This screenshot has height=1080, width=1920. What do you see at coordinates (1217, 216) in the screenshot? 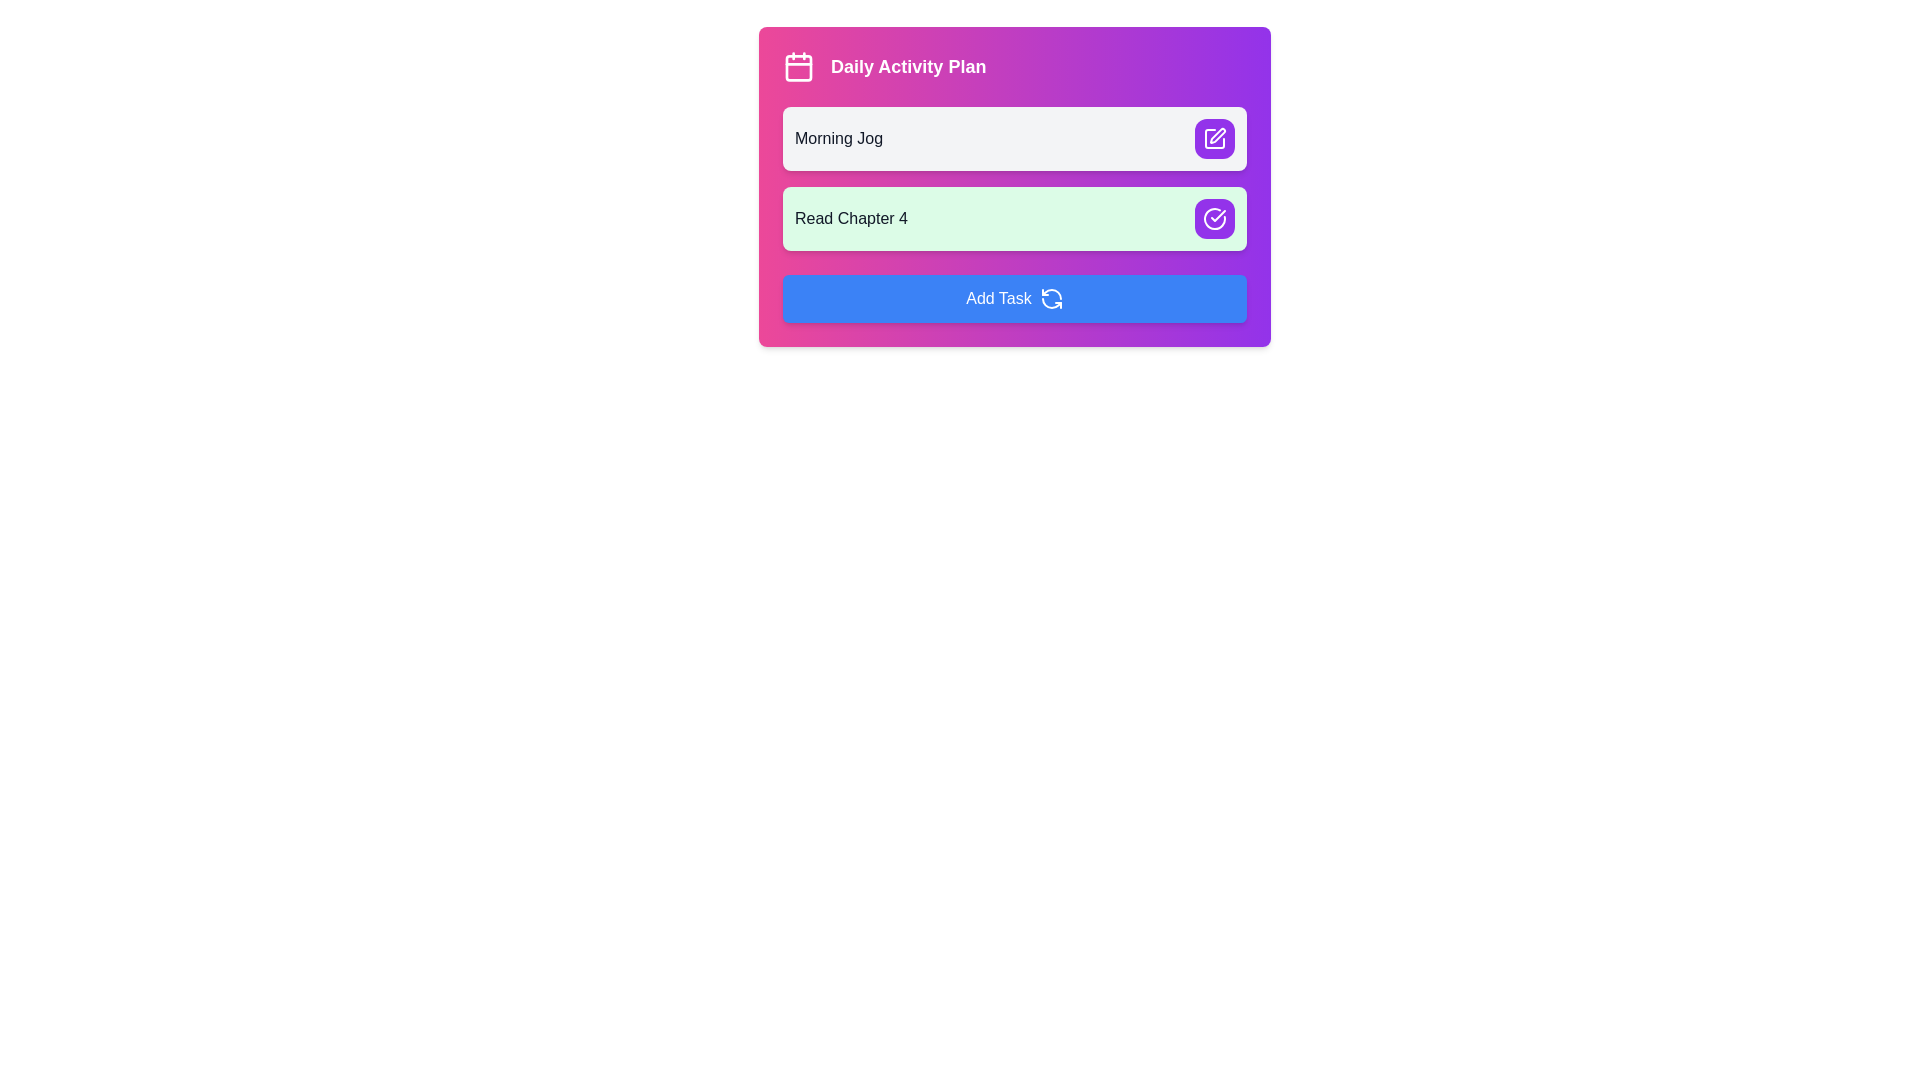
I see `the circular checkmark icon indicating the completion of the 'Read Chapter 4' task in the activity list` at bounding box center [1217, 216].